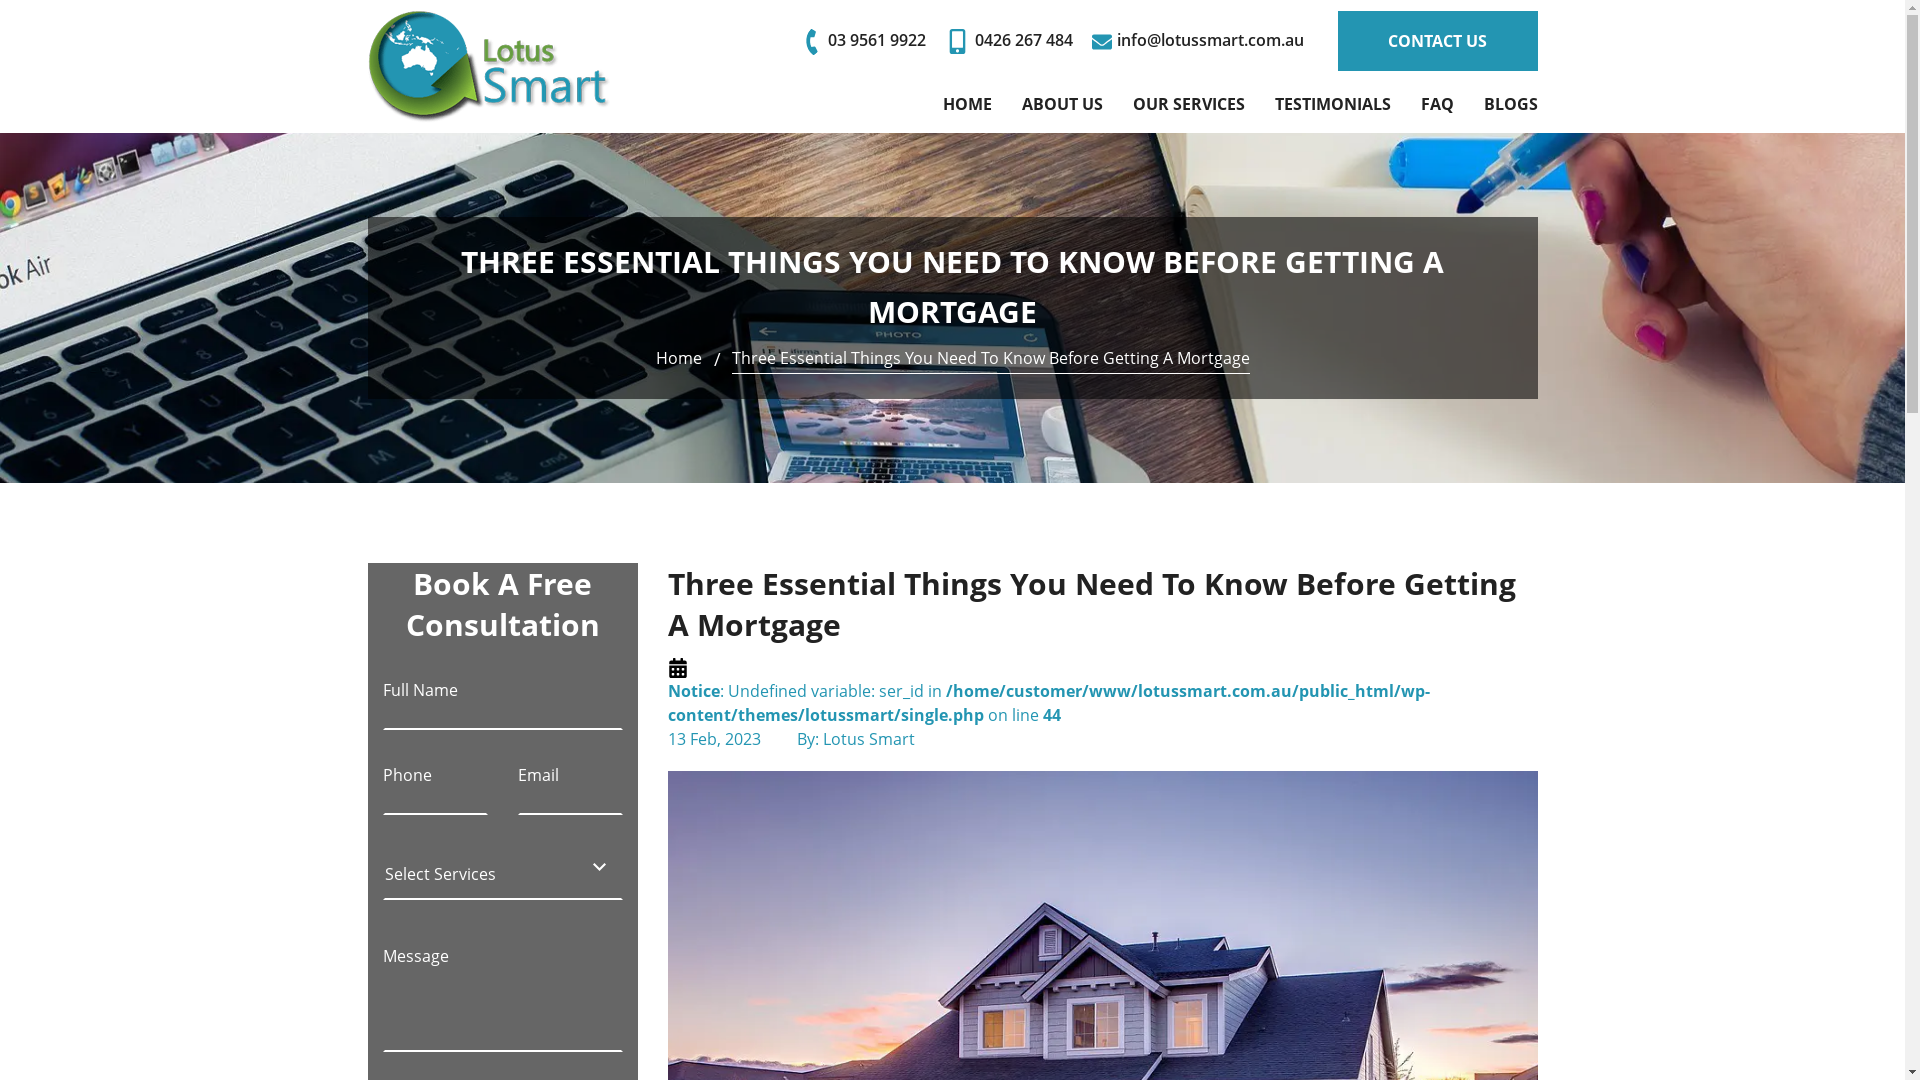  Describe the element at coordinates (1061, 104) in the screenshot. I see `'ABOUT US'` at that location.